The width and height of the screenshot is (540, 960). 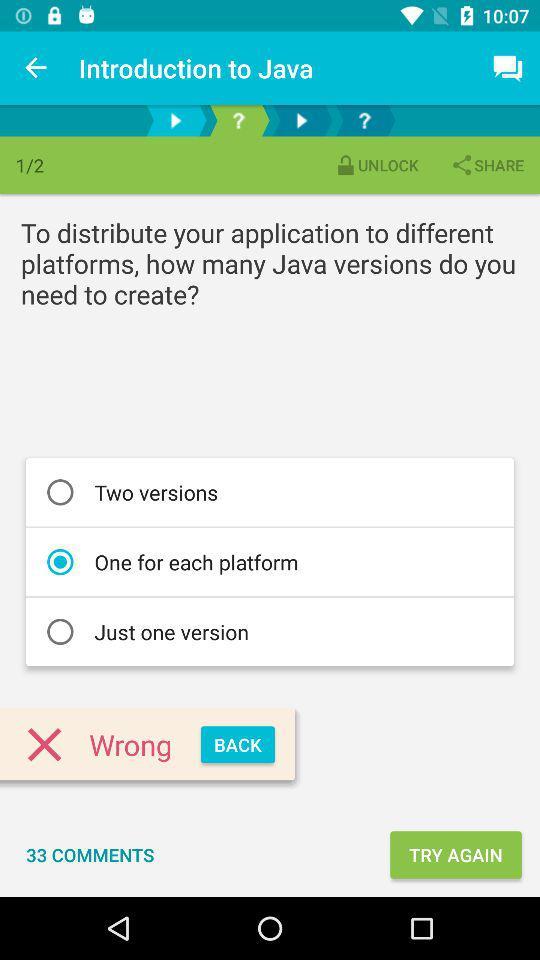 What do you see at coordinates (175, 120) in the screenshot?
I see `first breadcrumb` at bounding box center [175, 120].